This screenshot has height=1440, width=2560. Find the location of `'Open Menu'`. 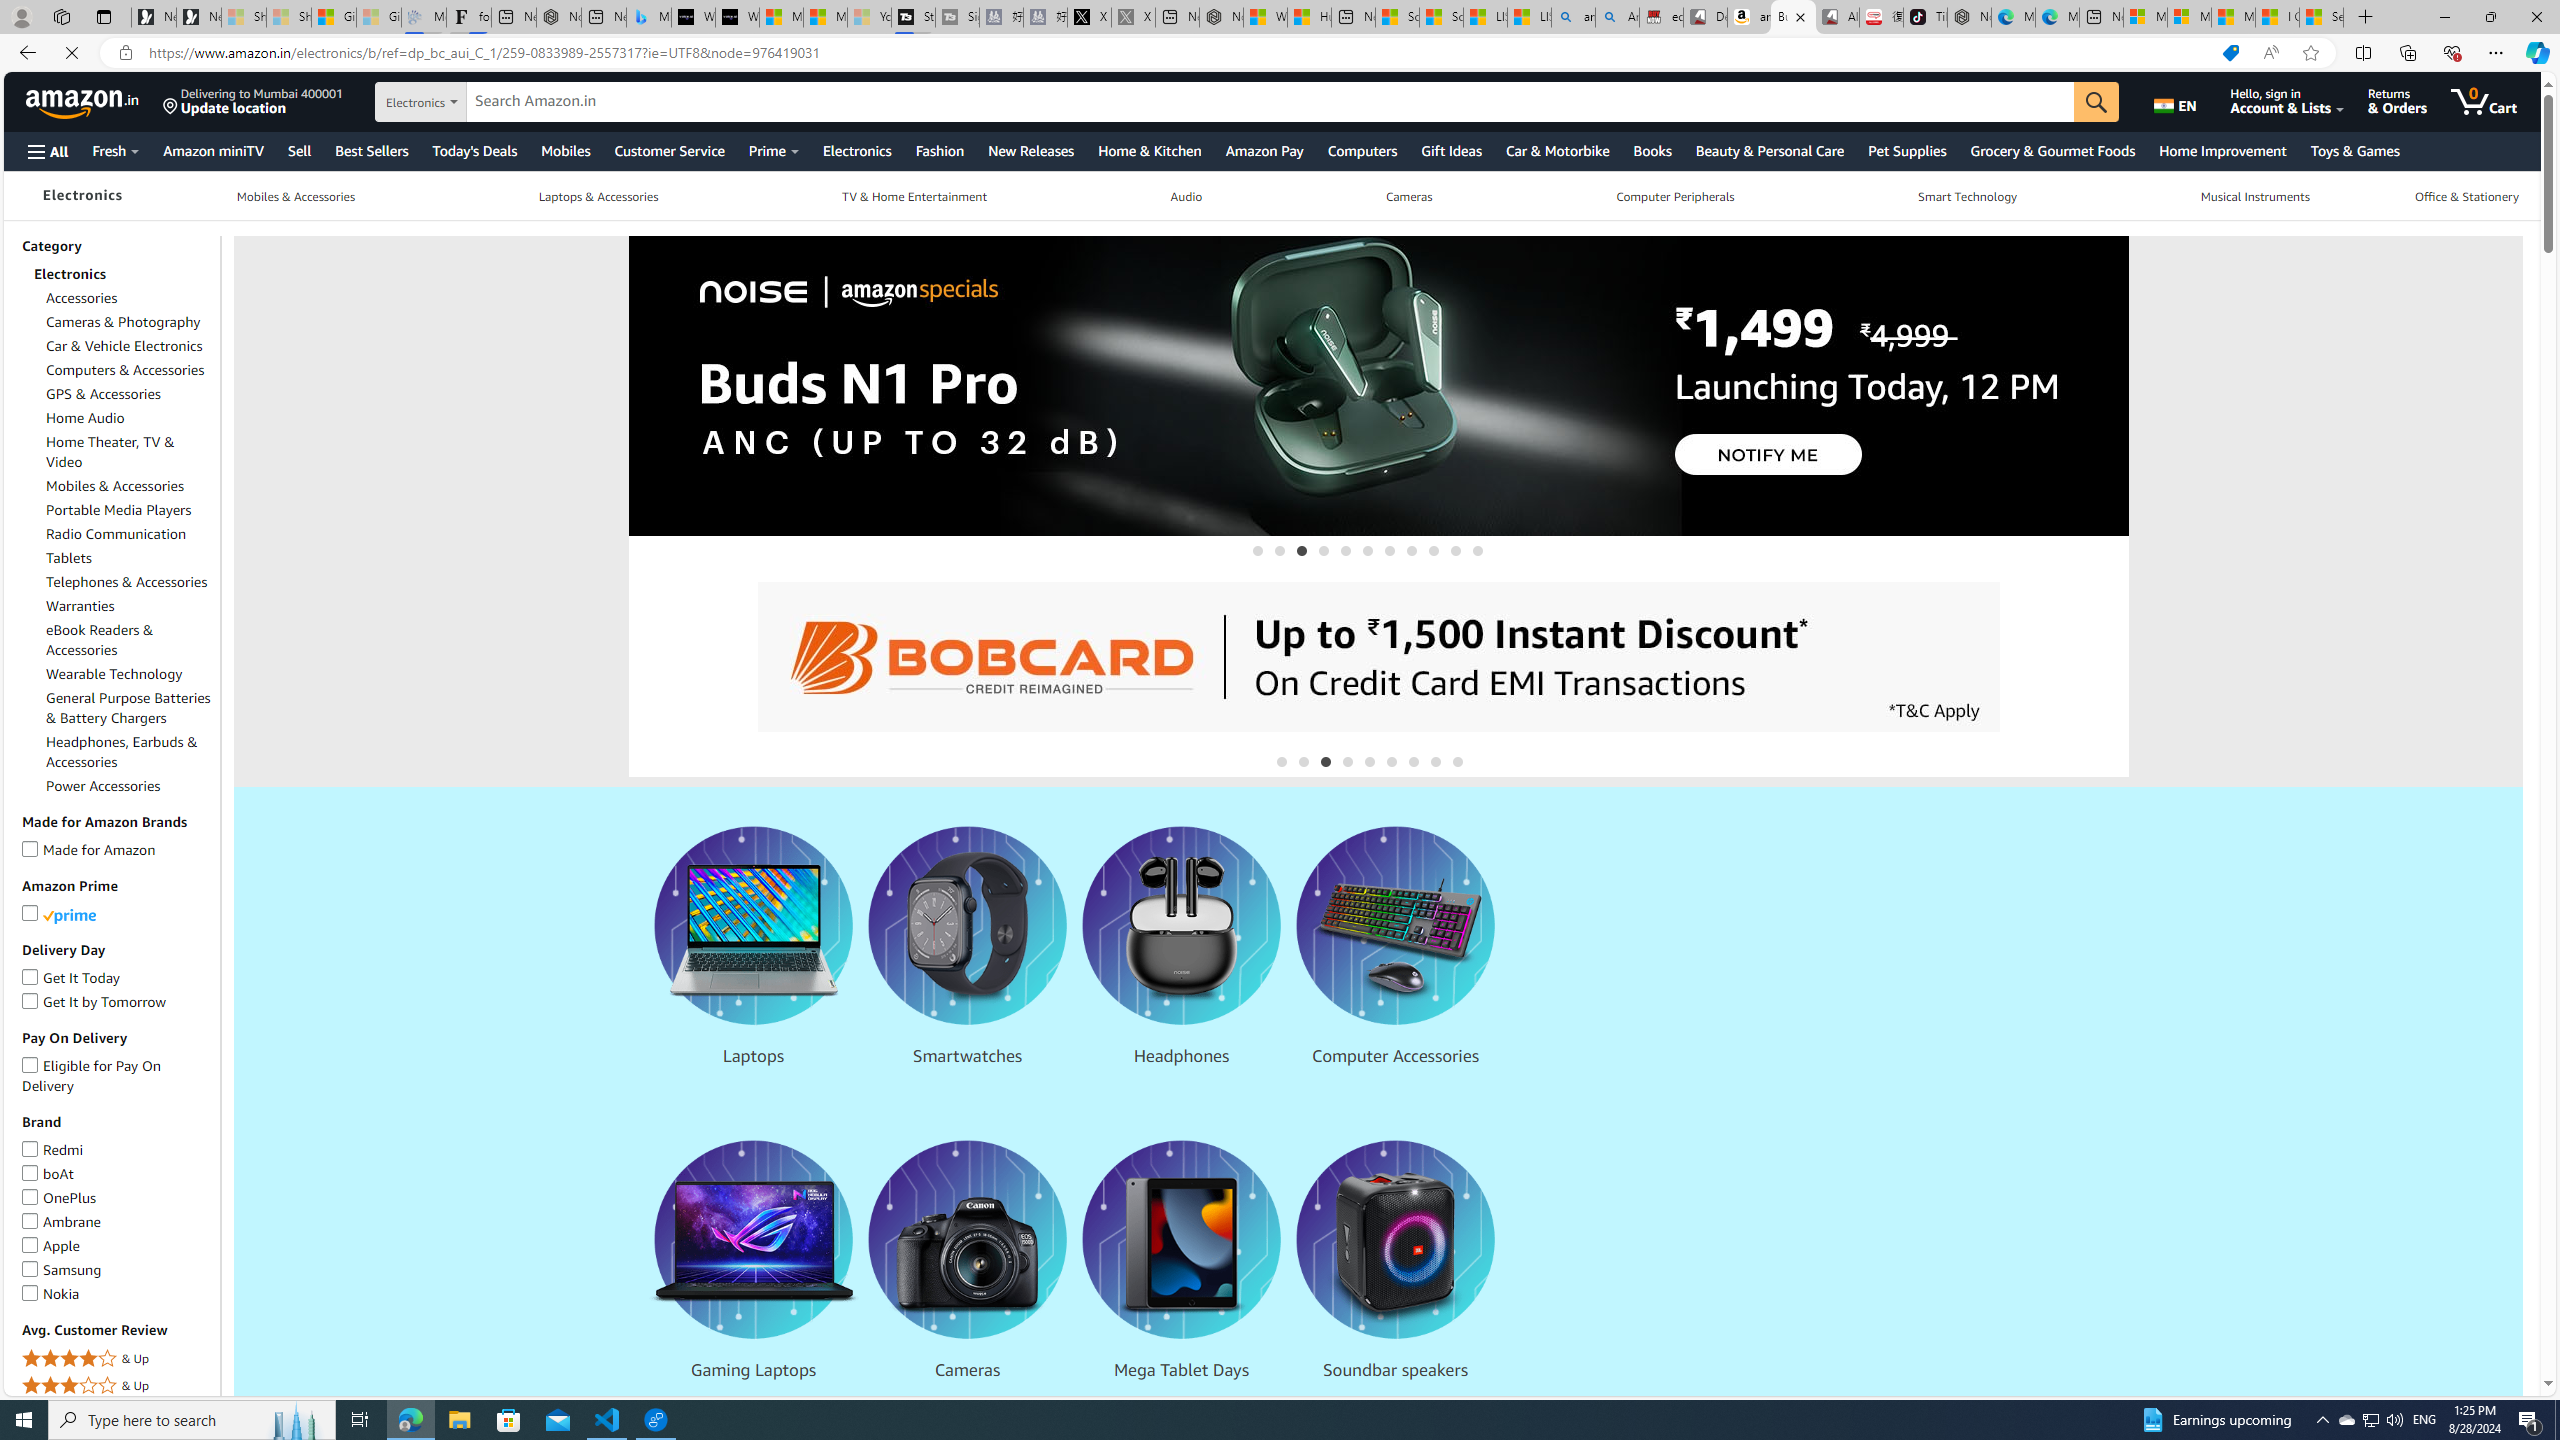

'Open Menu' is located at coordinates (46, 150).